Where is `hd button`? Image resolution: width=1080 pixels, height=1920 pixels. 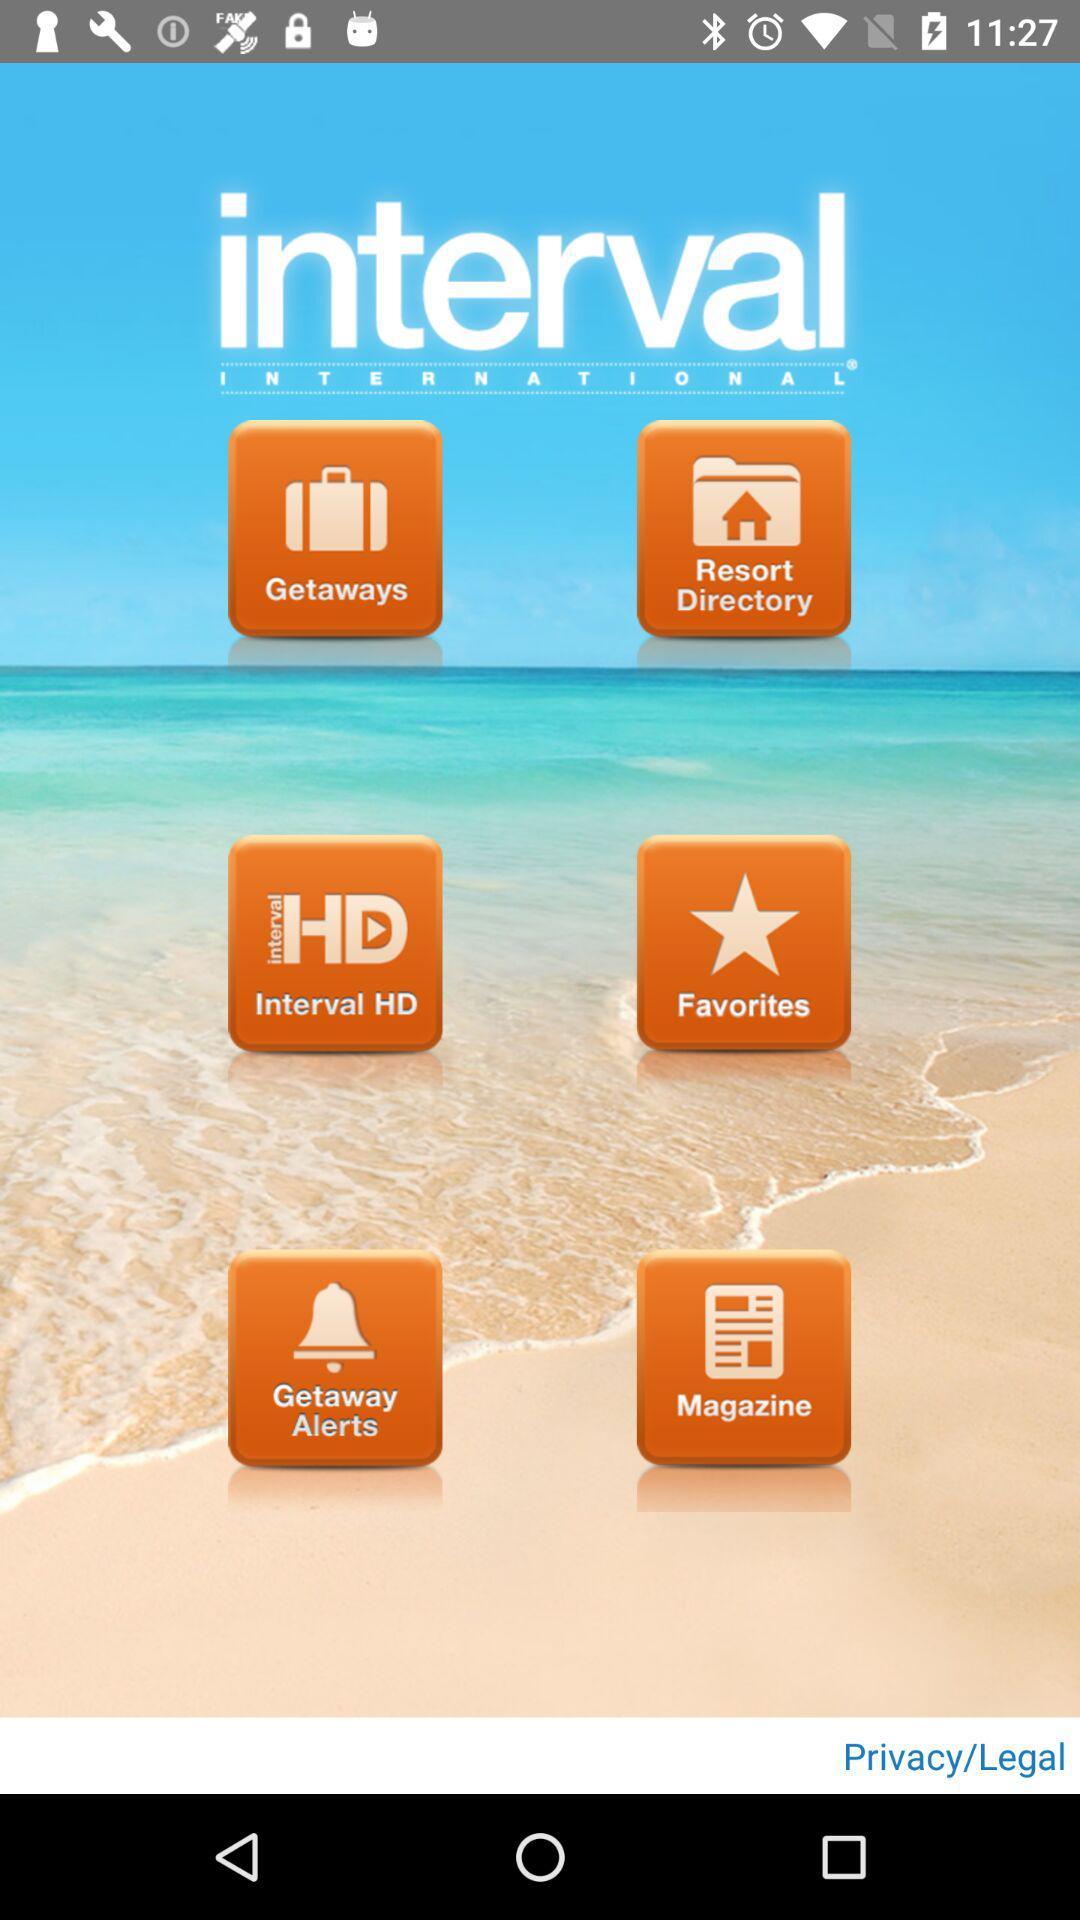
hd button is located at coordinates (334, 965).